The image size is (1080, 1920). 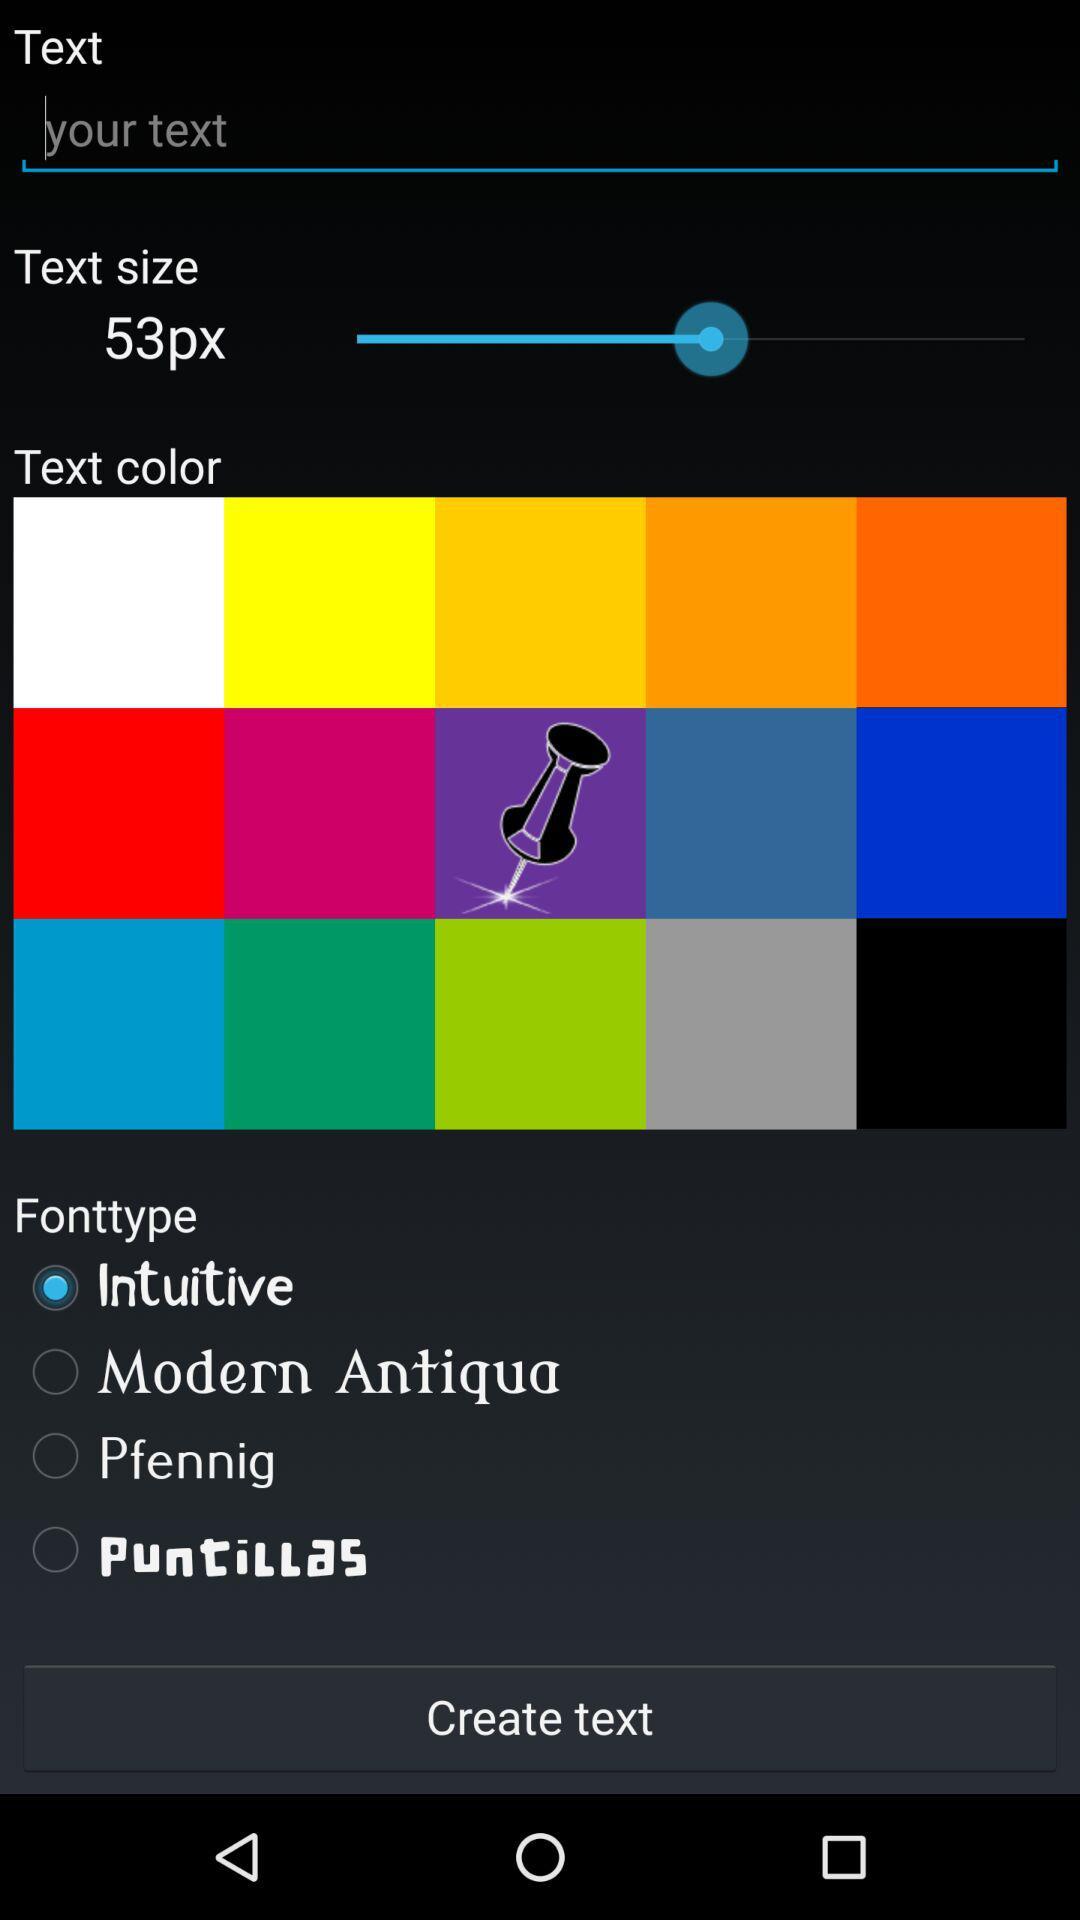 I want to click on puntillas, so click(x=540, y=1548).